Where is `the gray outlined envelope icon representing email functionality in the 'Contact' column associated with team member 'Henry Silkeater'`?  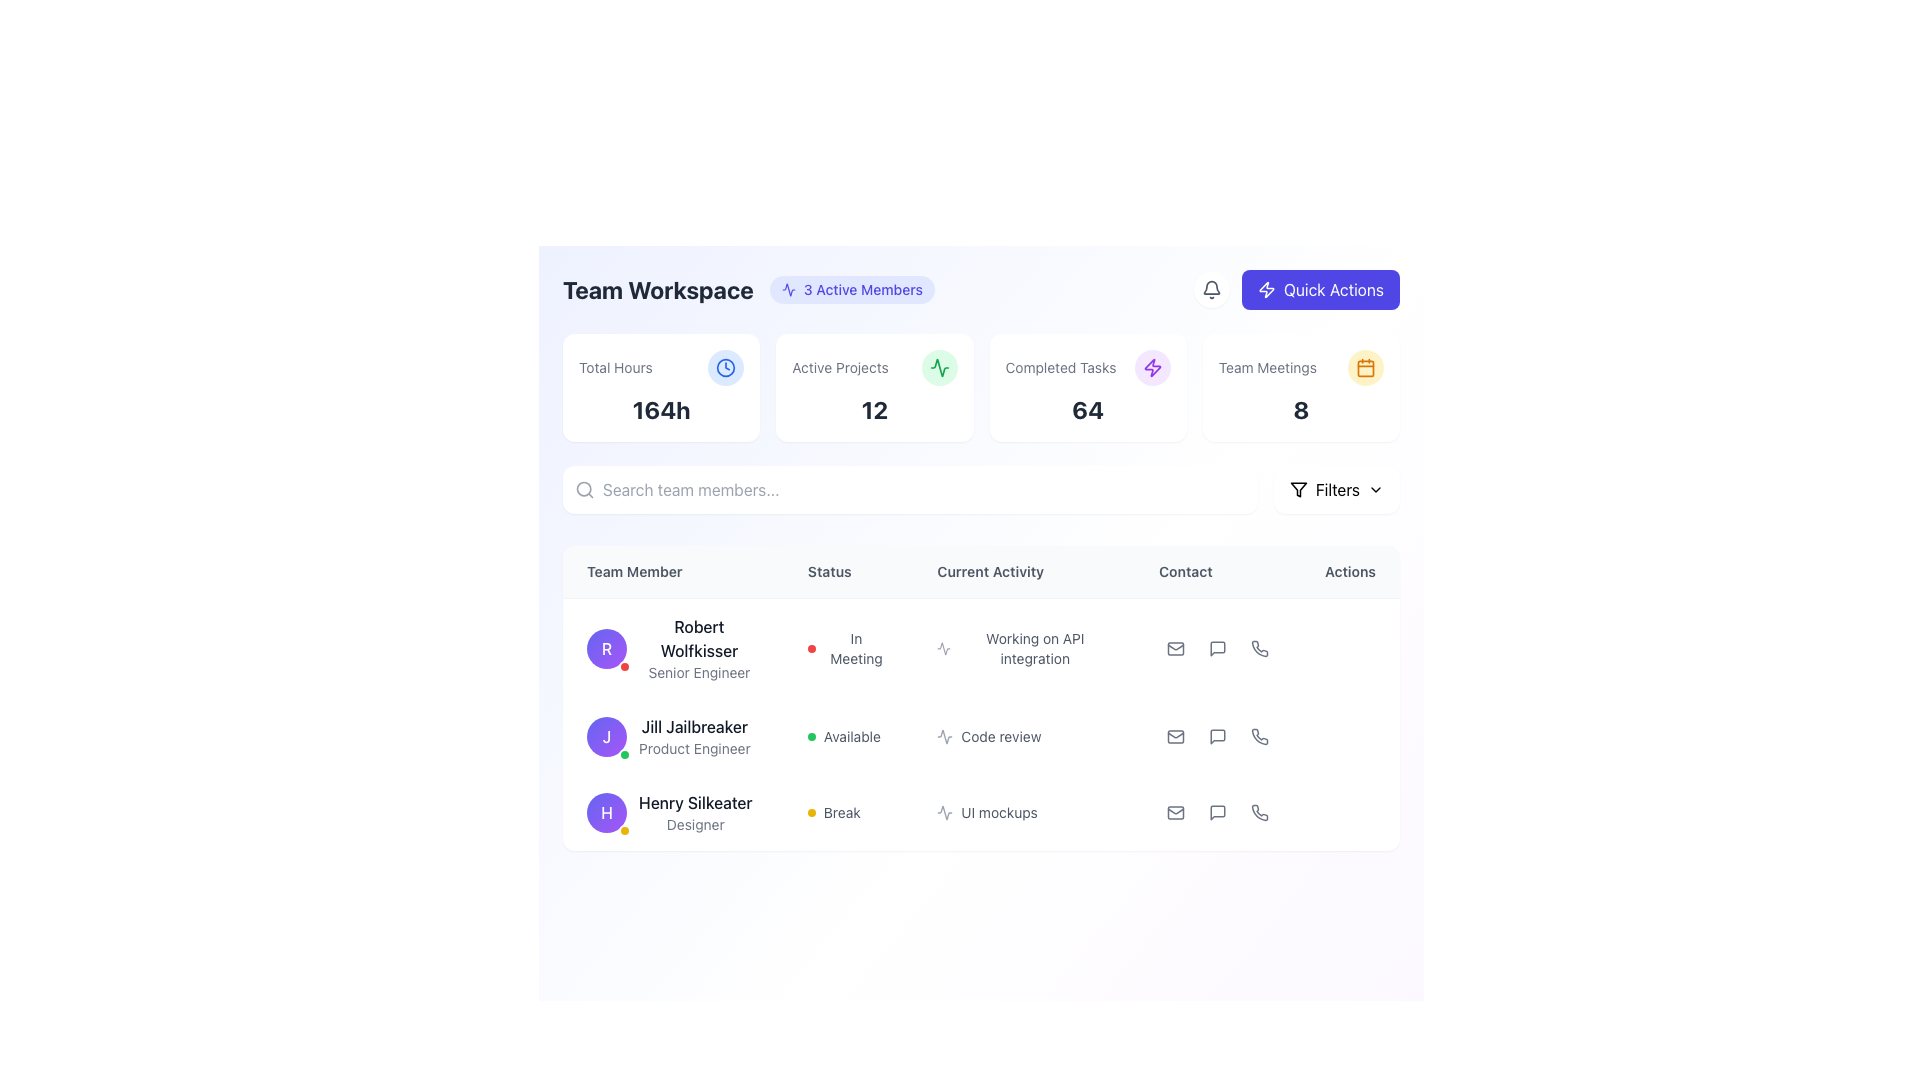 the gray outlined envelope icon representing email functionality in the 'Contact' column associated with team member 'Henry Silkeater' is located at coordinates (1176, 813).